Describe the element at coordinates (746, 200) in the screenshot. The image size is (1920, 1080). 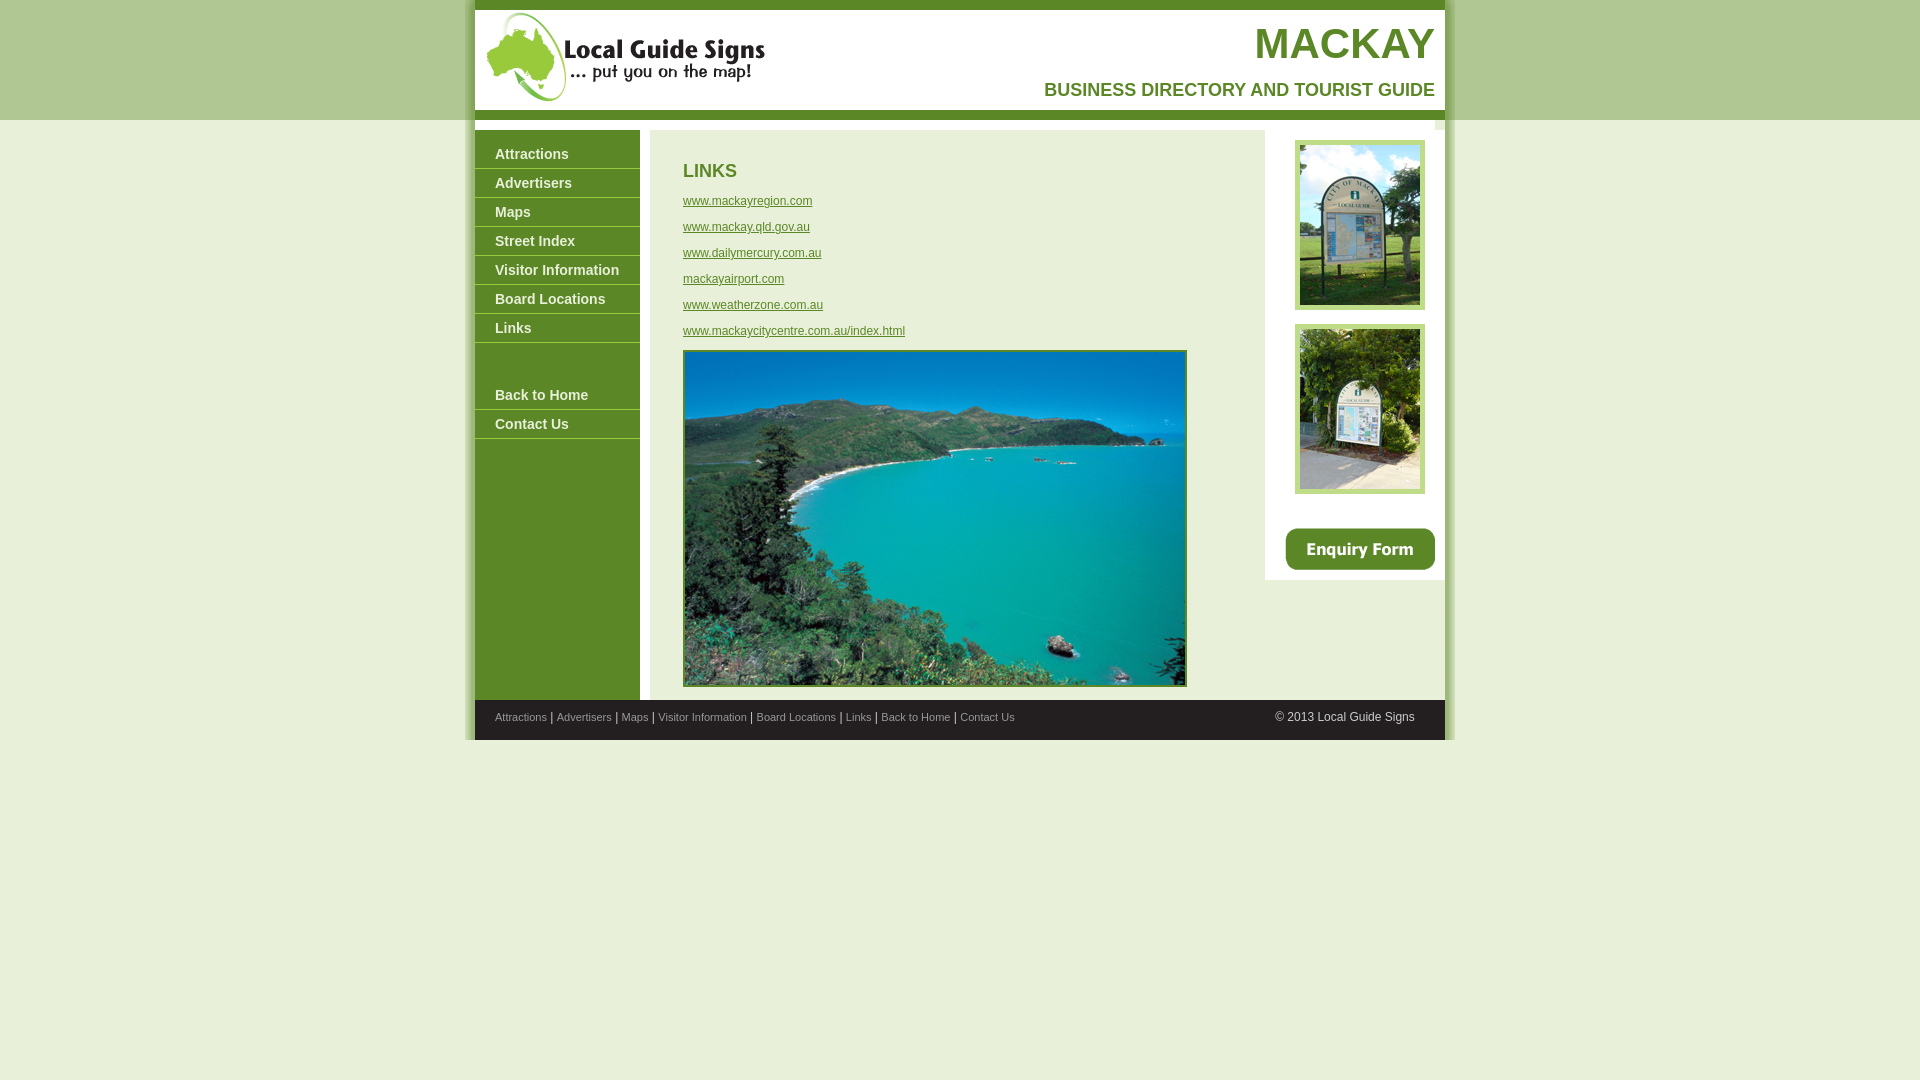
I see `'www.mackayregion.com'` at that location.